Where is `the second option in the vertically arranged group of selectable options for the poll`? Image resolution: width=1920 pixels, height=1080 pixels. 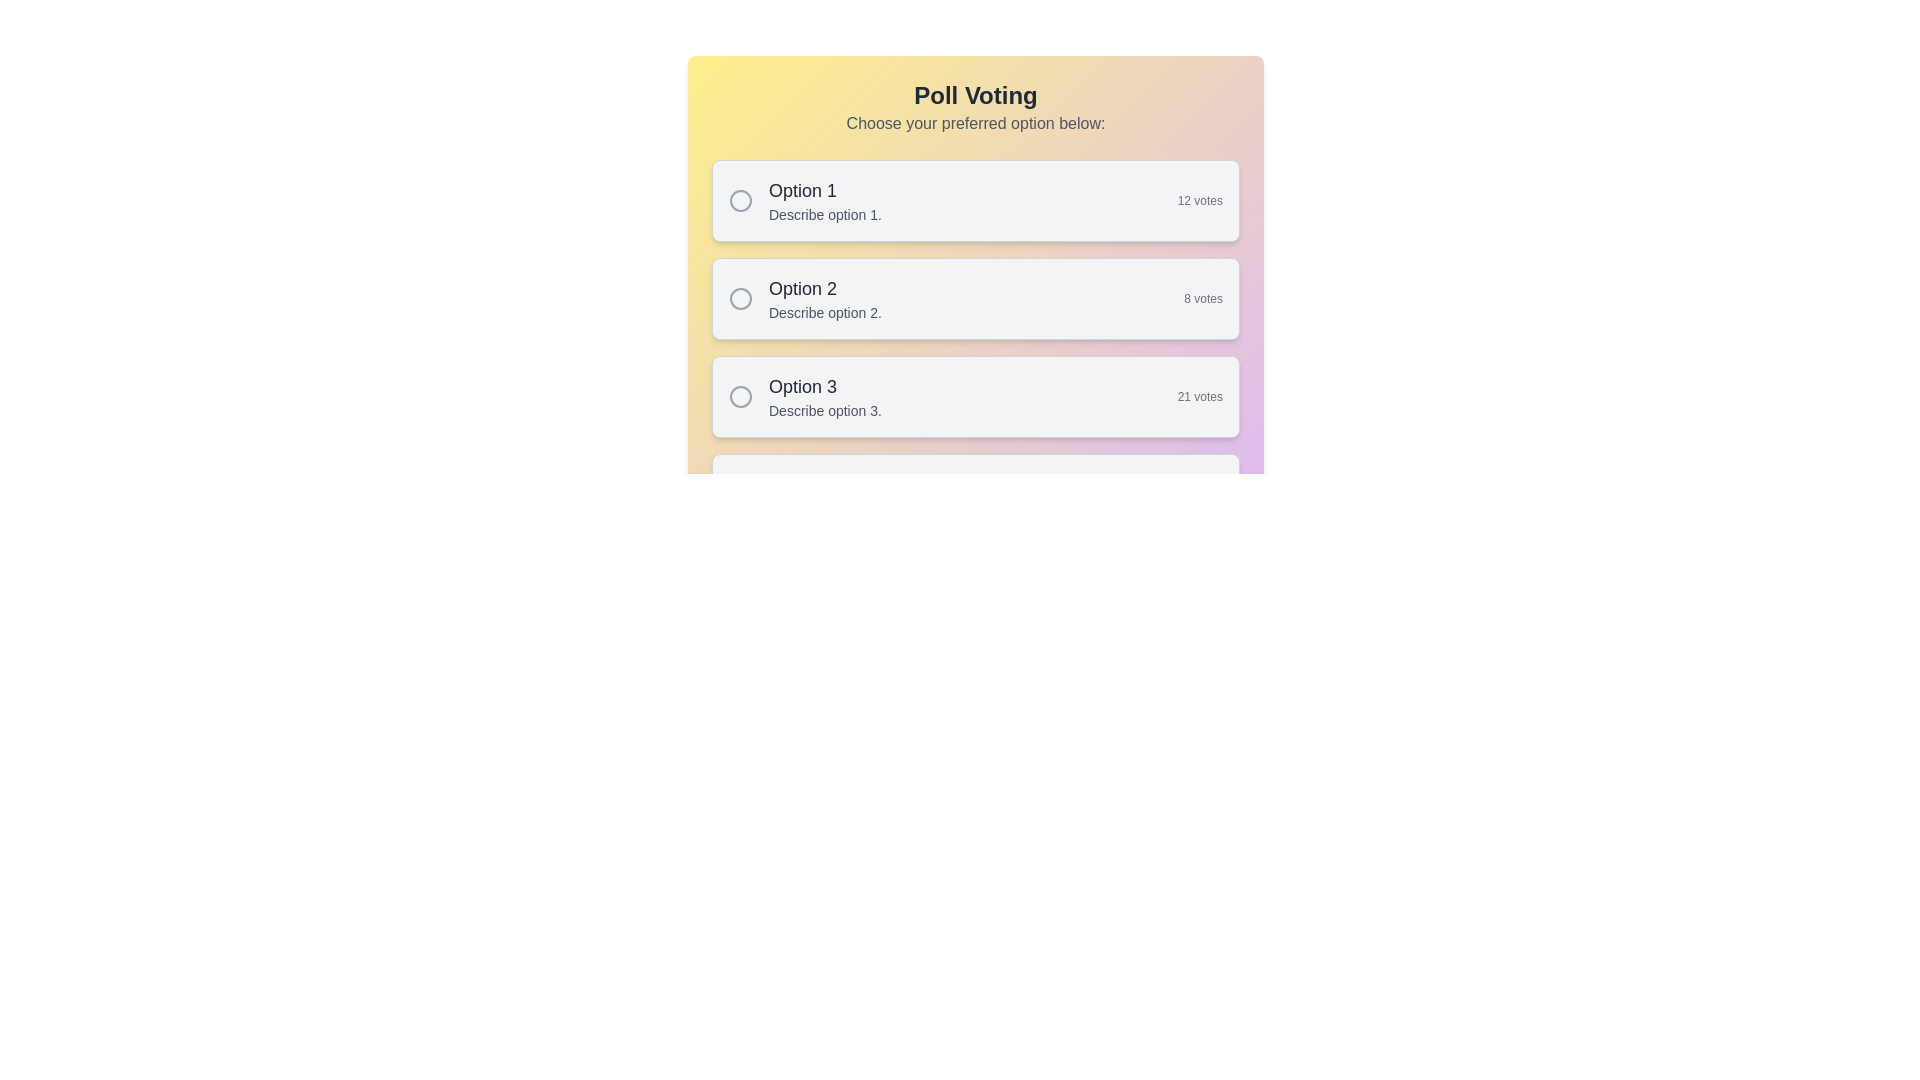 the second option in the vertically arranged group of selectable options for the poll is located at coordinates (975, 346).